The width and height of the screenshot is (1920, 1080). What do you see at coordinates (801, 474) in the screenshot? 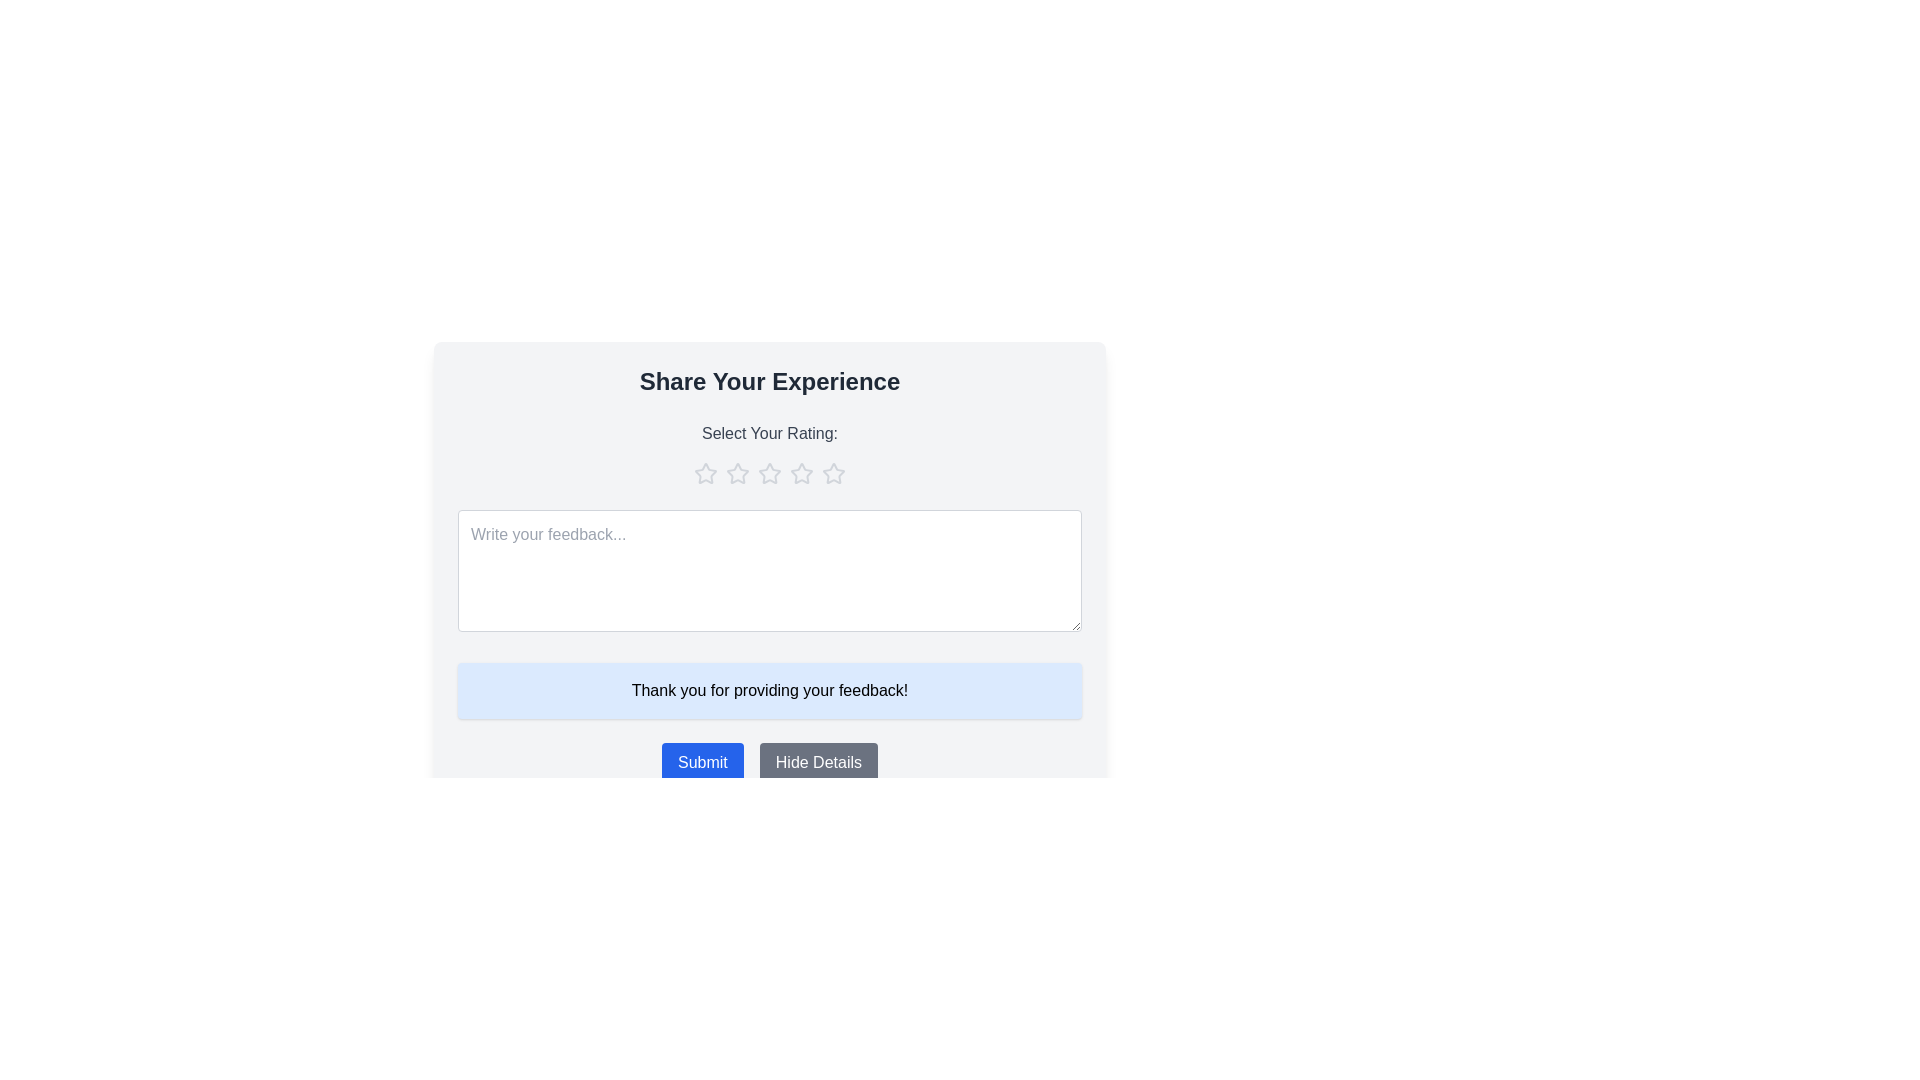
I see `the fourth star` at bounding box center [801, 474].